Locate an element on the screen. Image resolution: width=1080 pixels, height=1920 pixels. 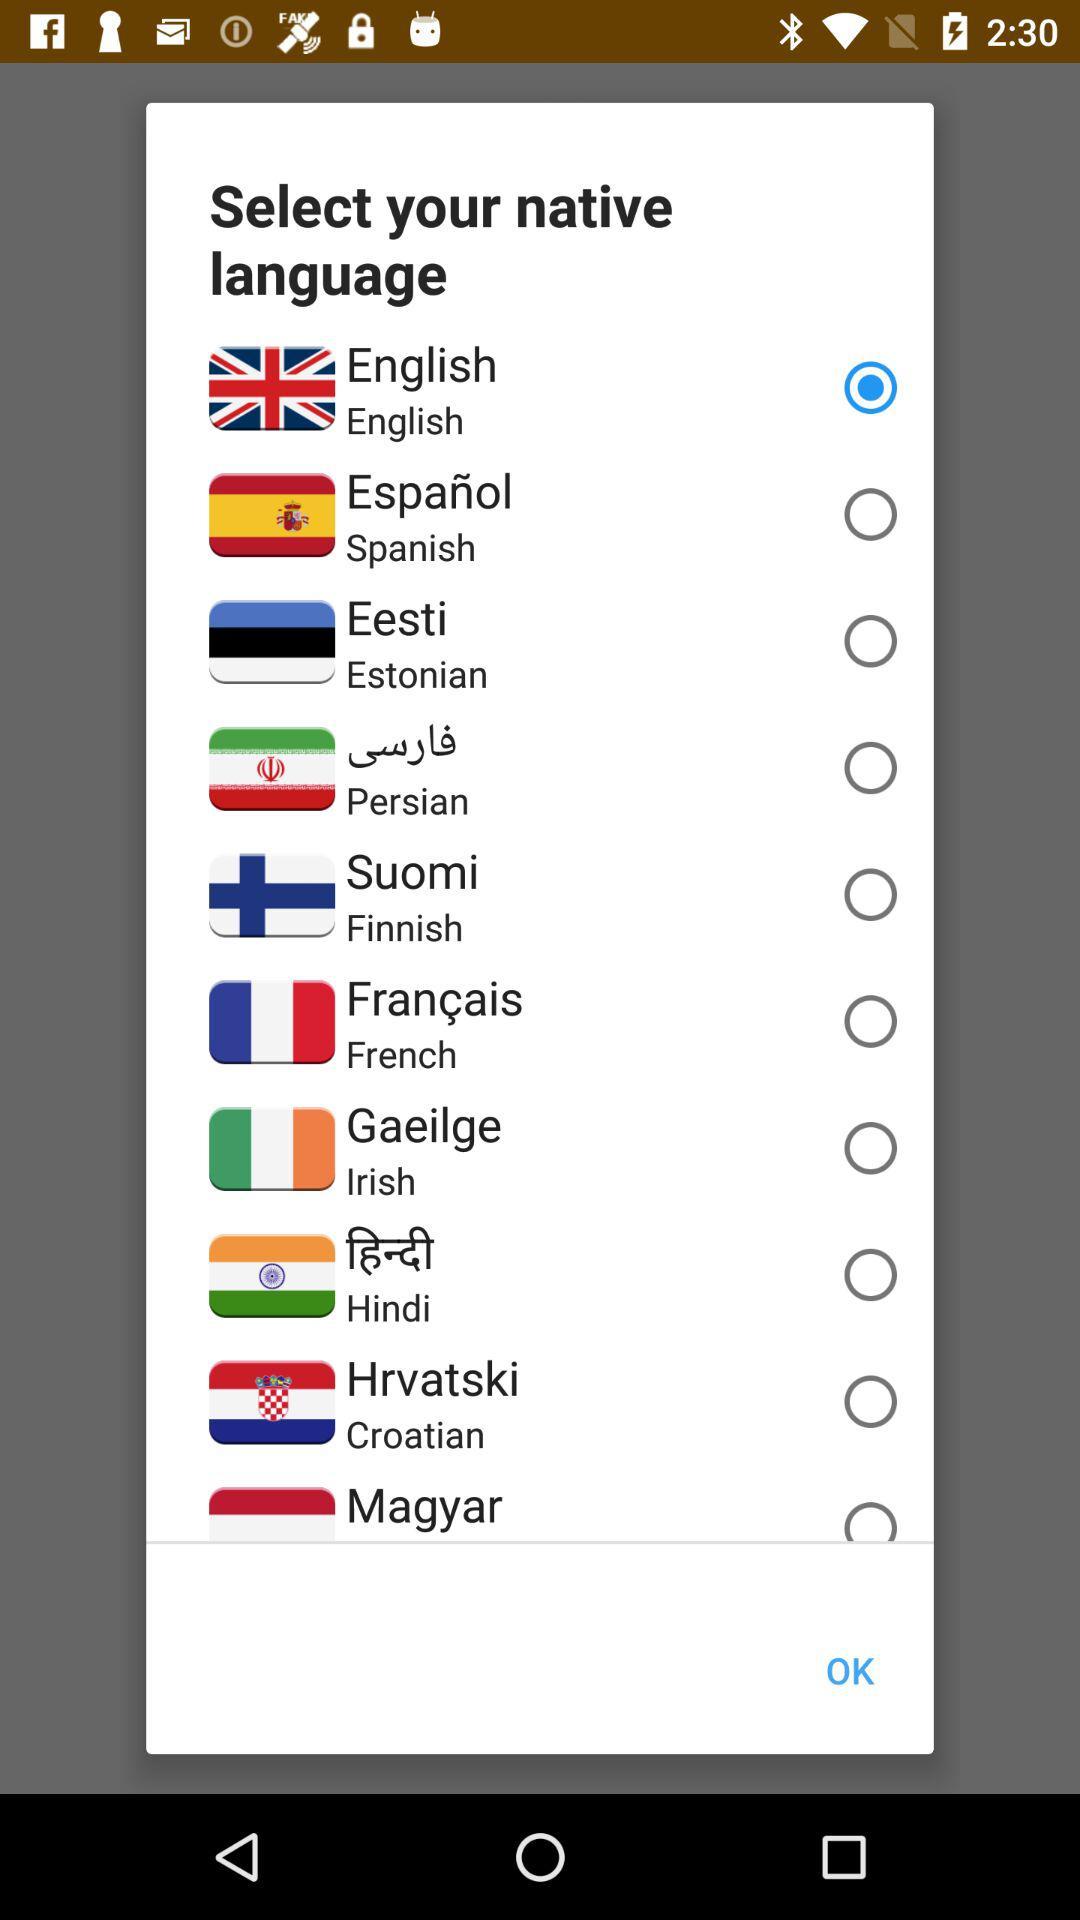
the icon below hrvatski is located at coordinates (414, 1433).